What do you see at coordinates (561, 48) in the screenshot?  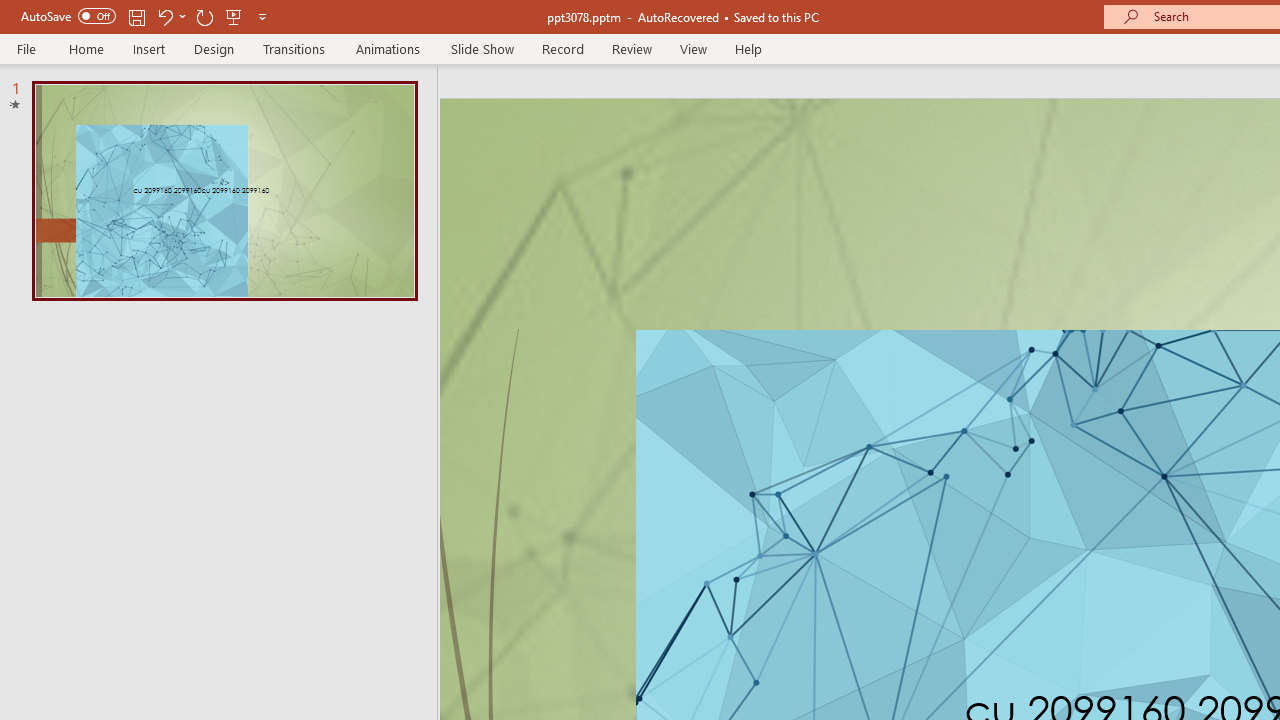 I see `'Record'` at bounding box center [561, 48].